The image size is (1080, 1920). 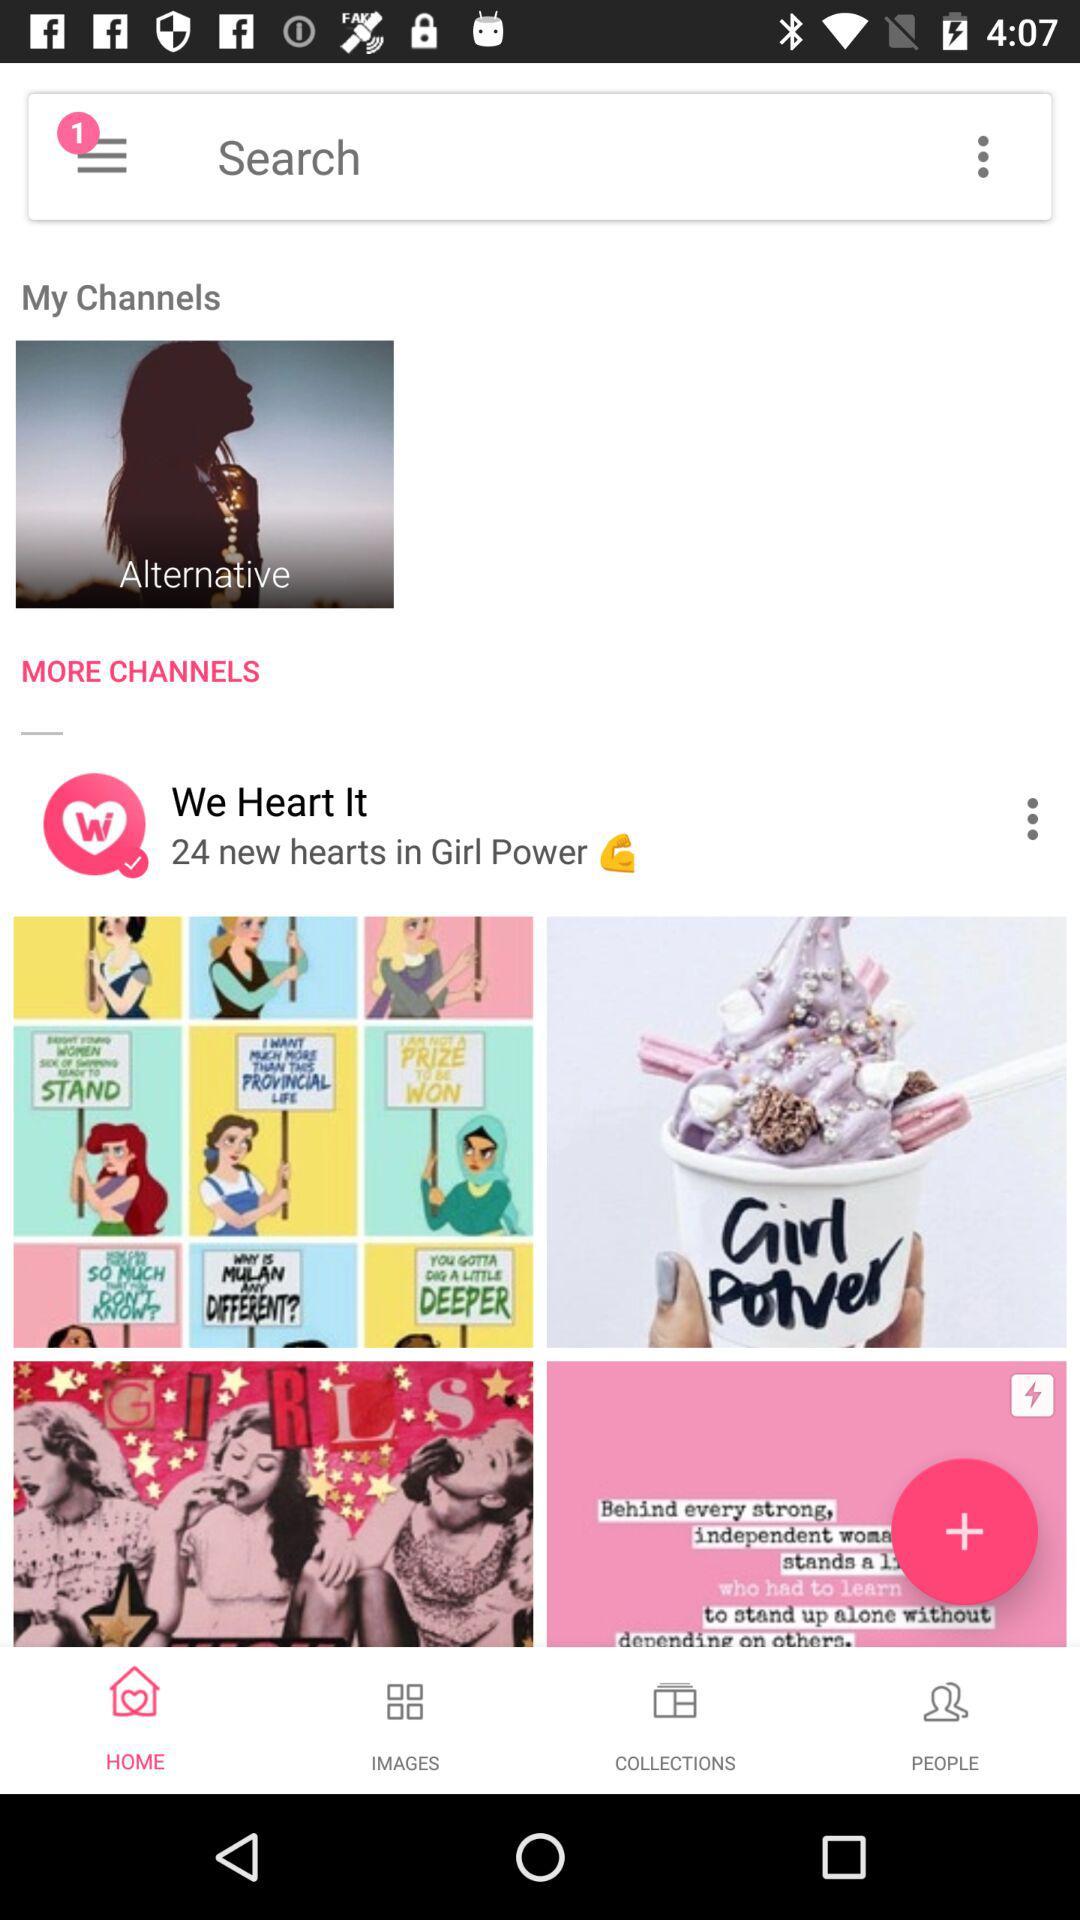 What do you see at coordinates (634, 155) in the screenshot?
I see `search website` at bounding box center [634, 155].